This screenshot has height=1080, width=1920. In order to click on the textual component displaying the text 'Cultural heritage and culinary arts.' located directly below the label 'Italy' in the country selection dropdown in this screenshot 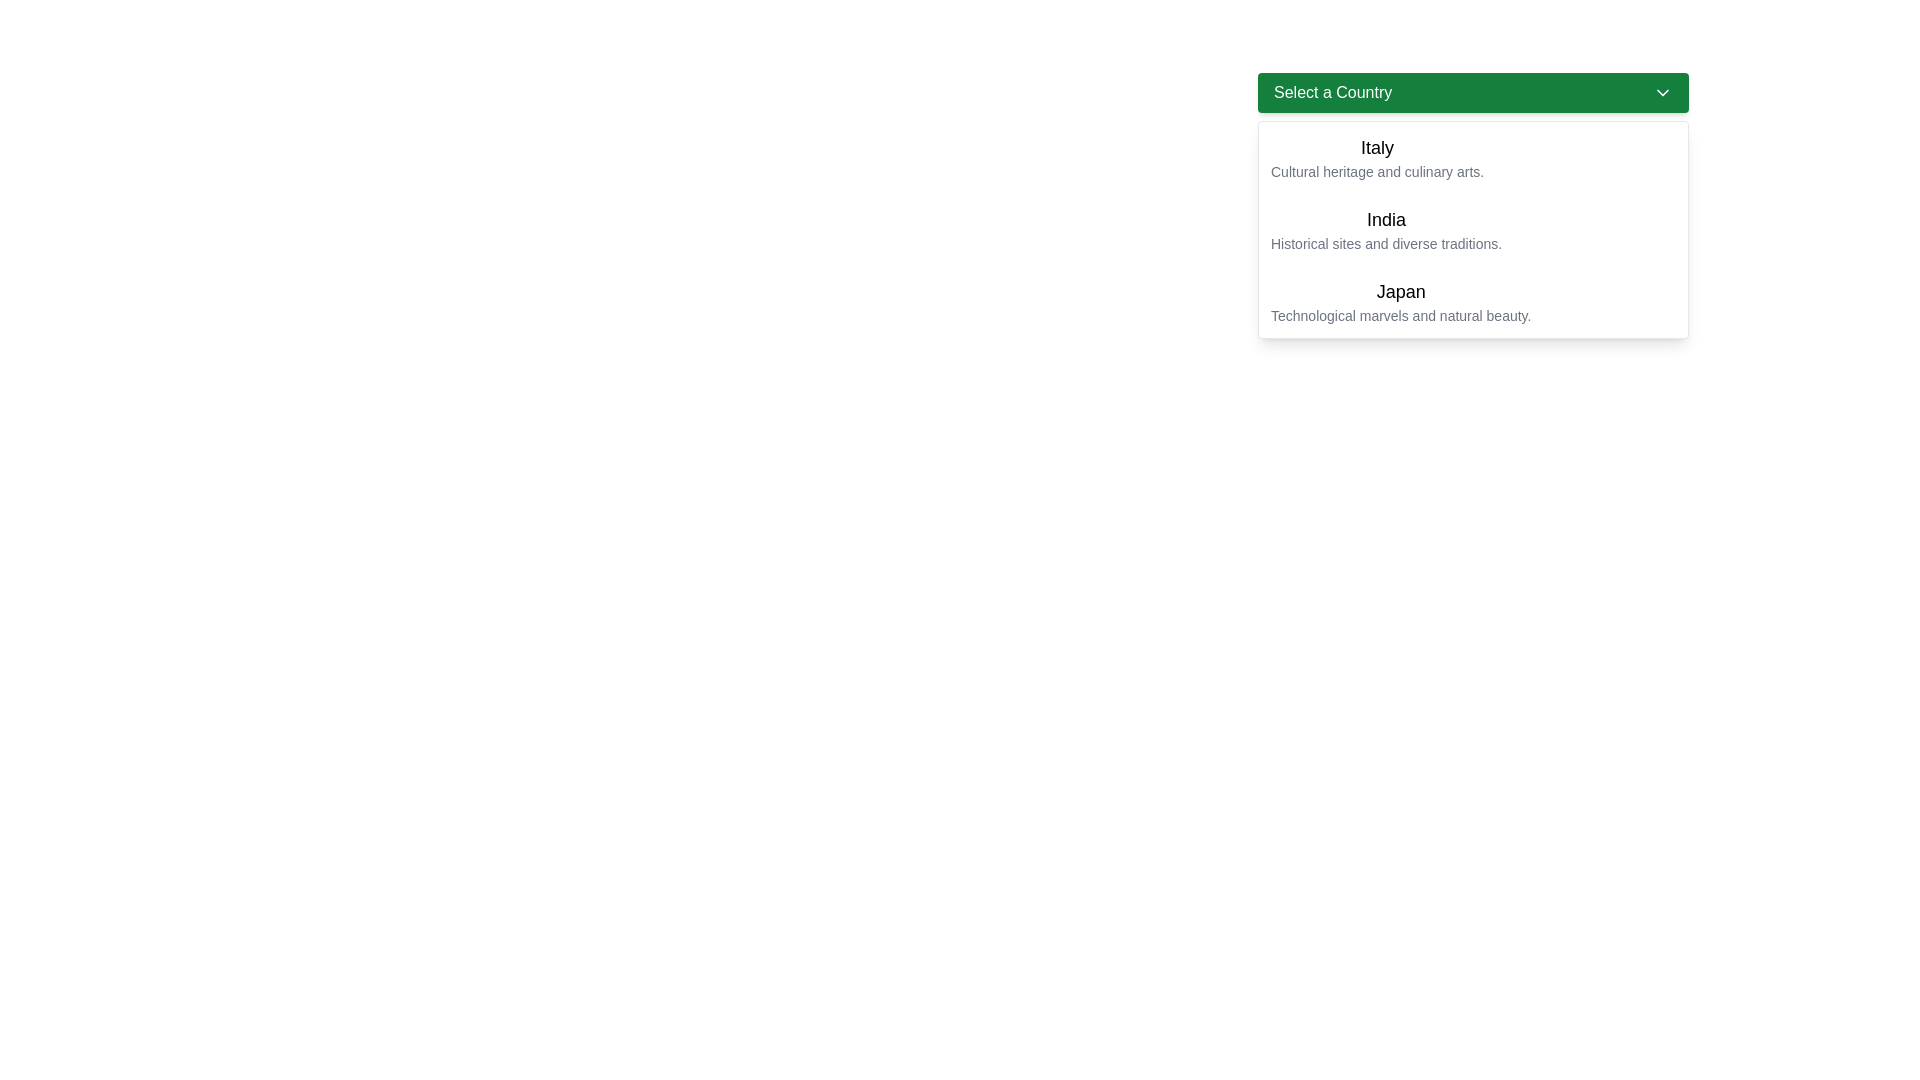, I will do `click(1376, 171)`.